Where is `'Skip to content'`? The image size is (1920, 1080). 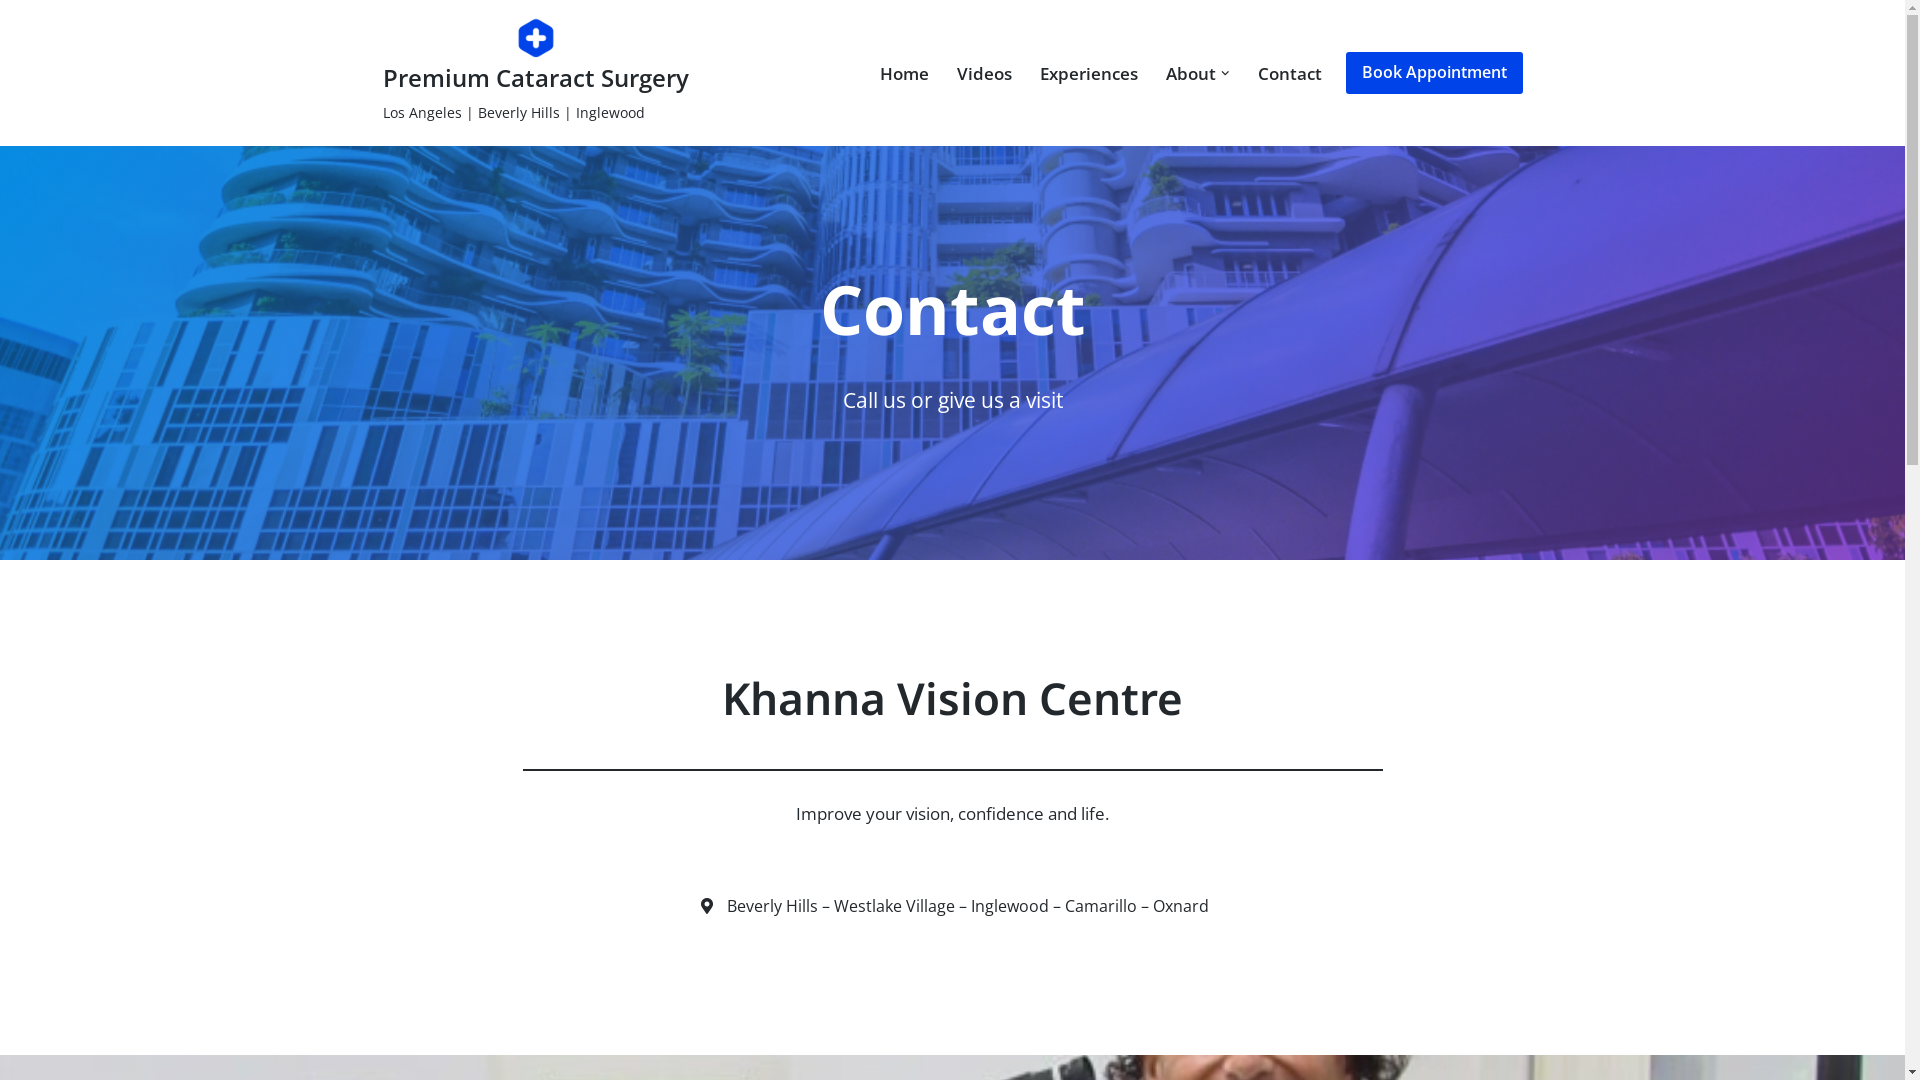 'Skip to content' is located at coordinates (14, 42).